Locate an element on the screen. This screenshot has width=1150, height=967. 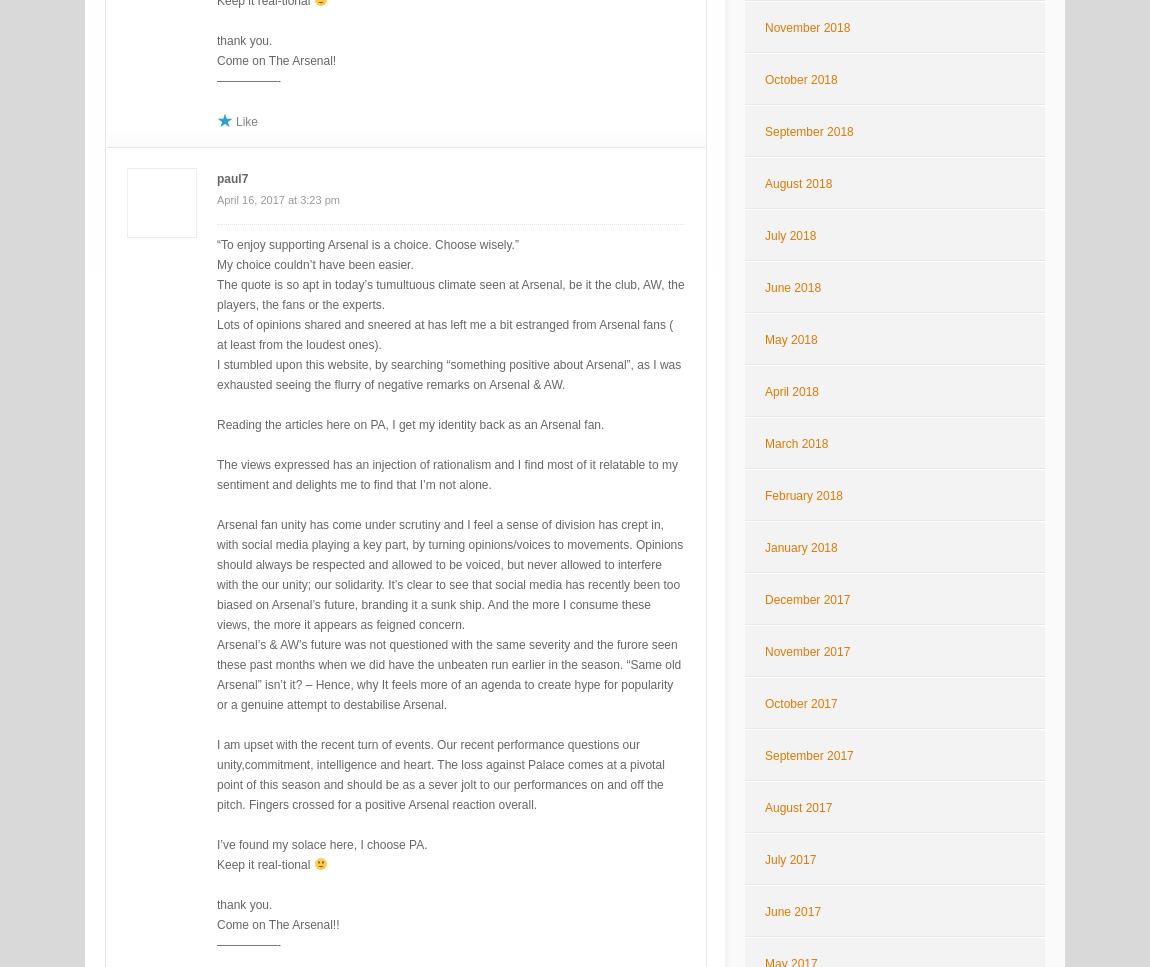
'June 2017' is located at coordinates (792, 911).